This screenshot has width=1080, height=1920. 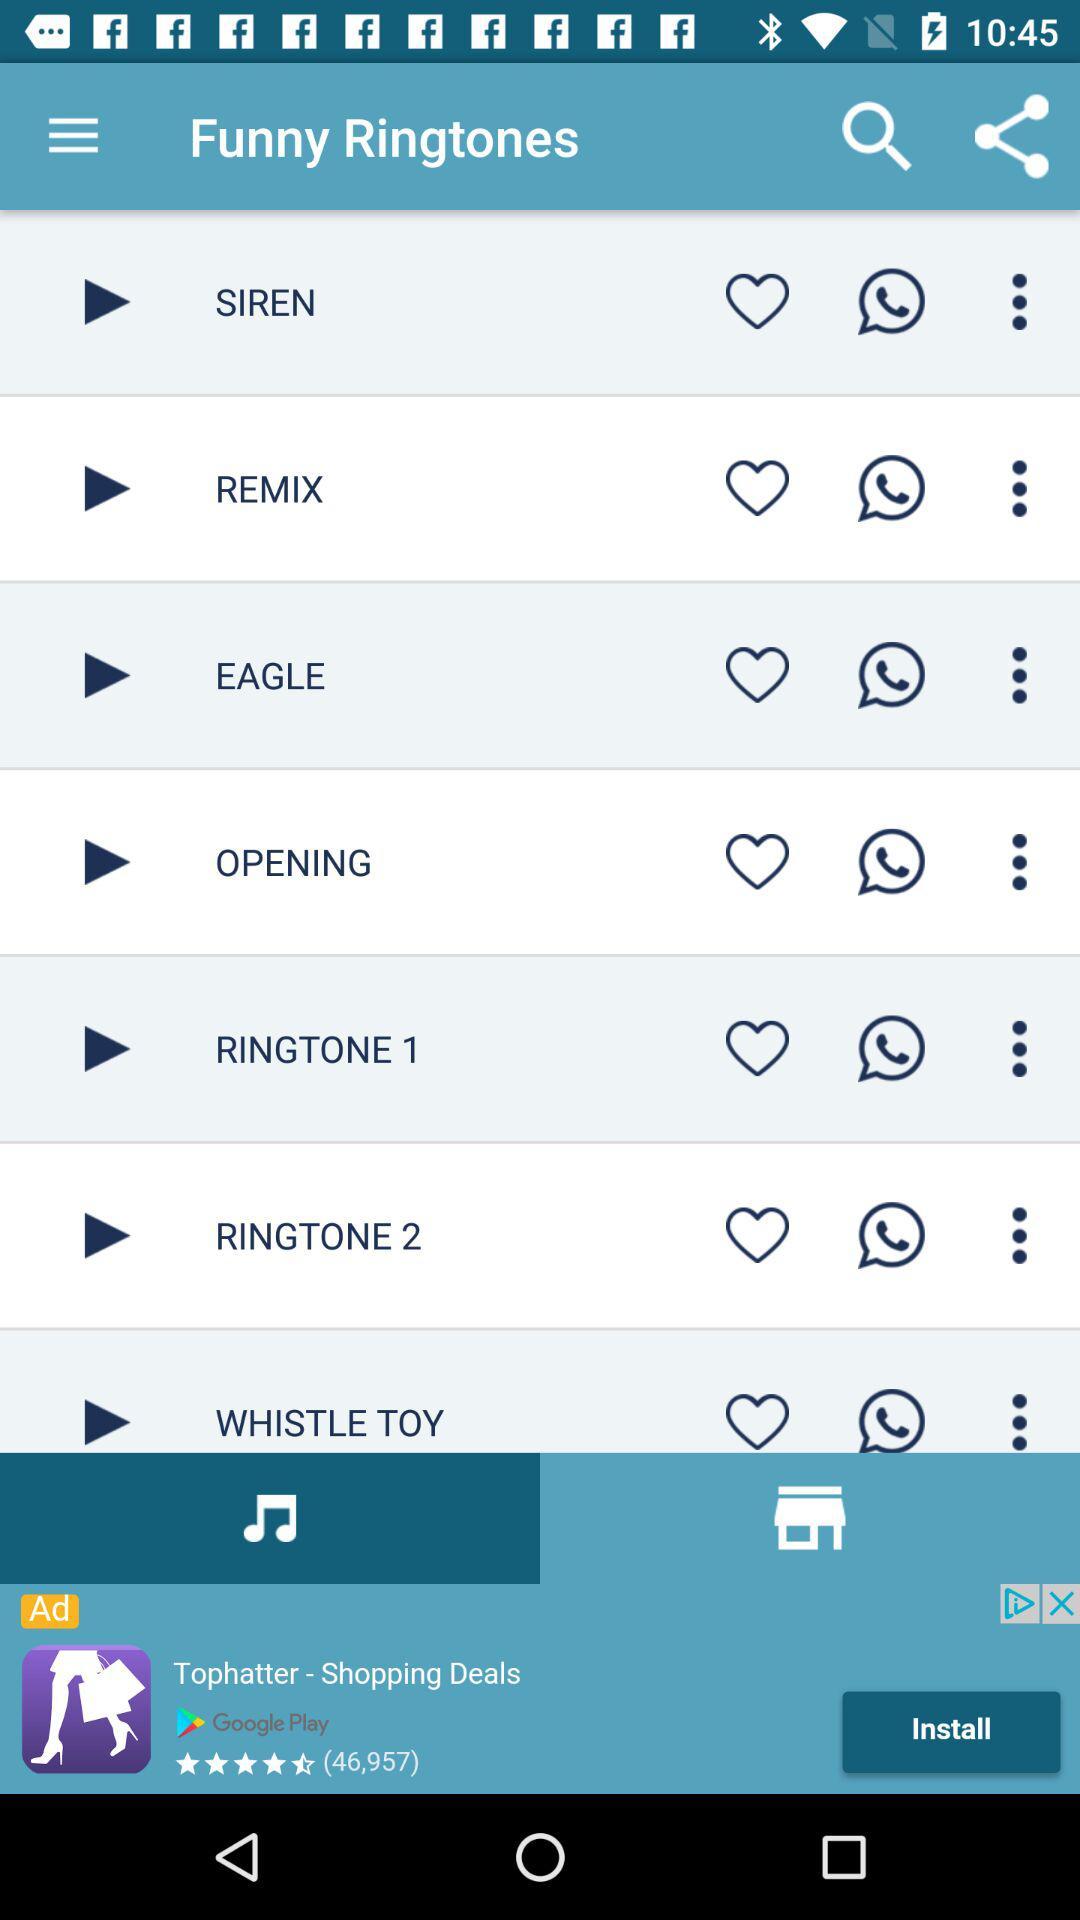 I want to click on share on whatsapp, so click(x=890, y=488).